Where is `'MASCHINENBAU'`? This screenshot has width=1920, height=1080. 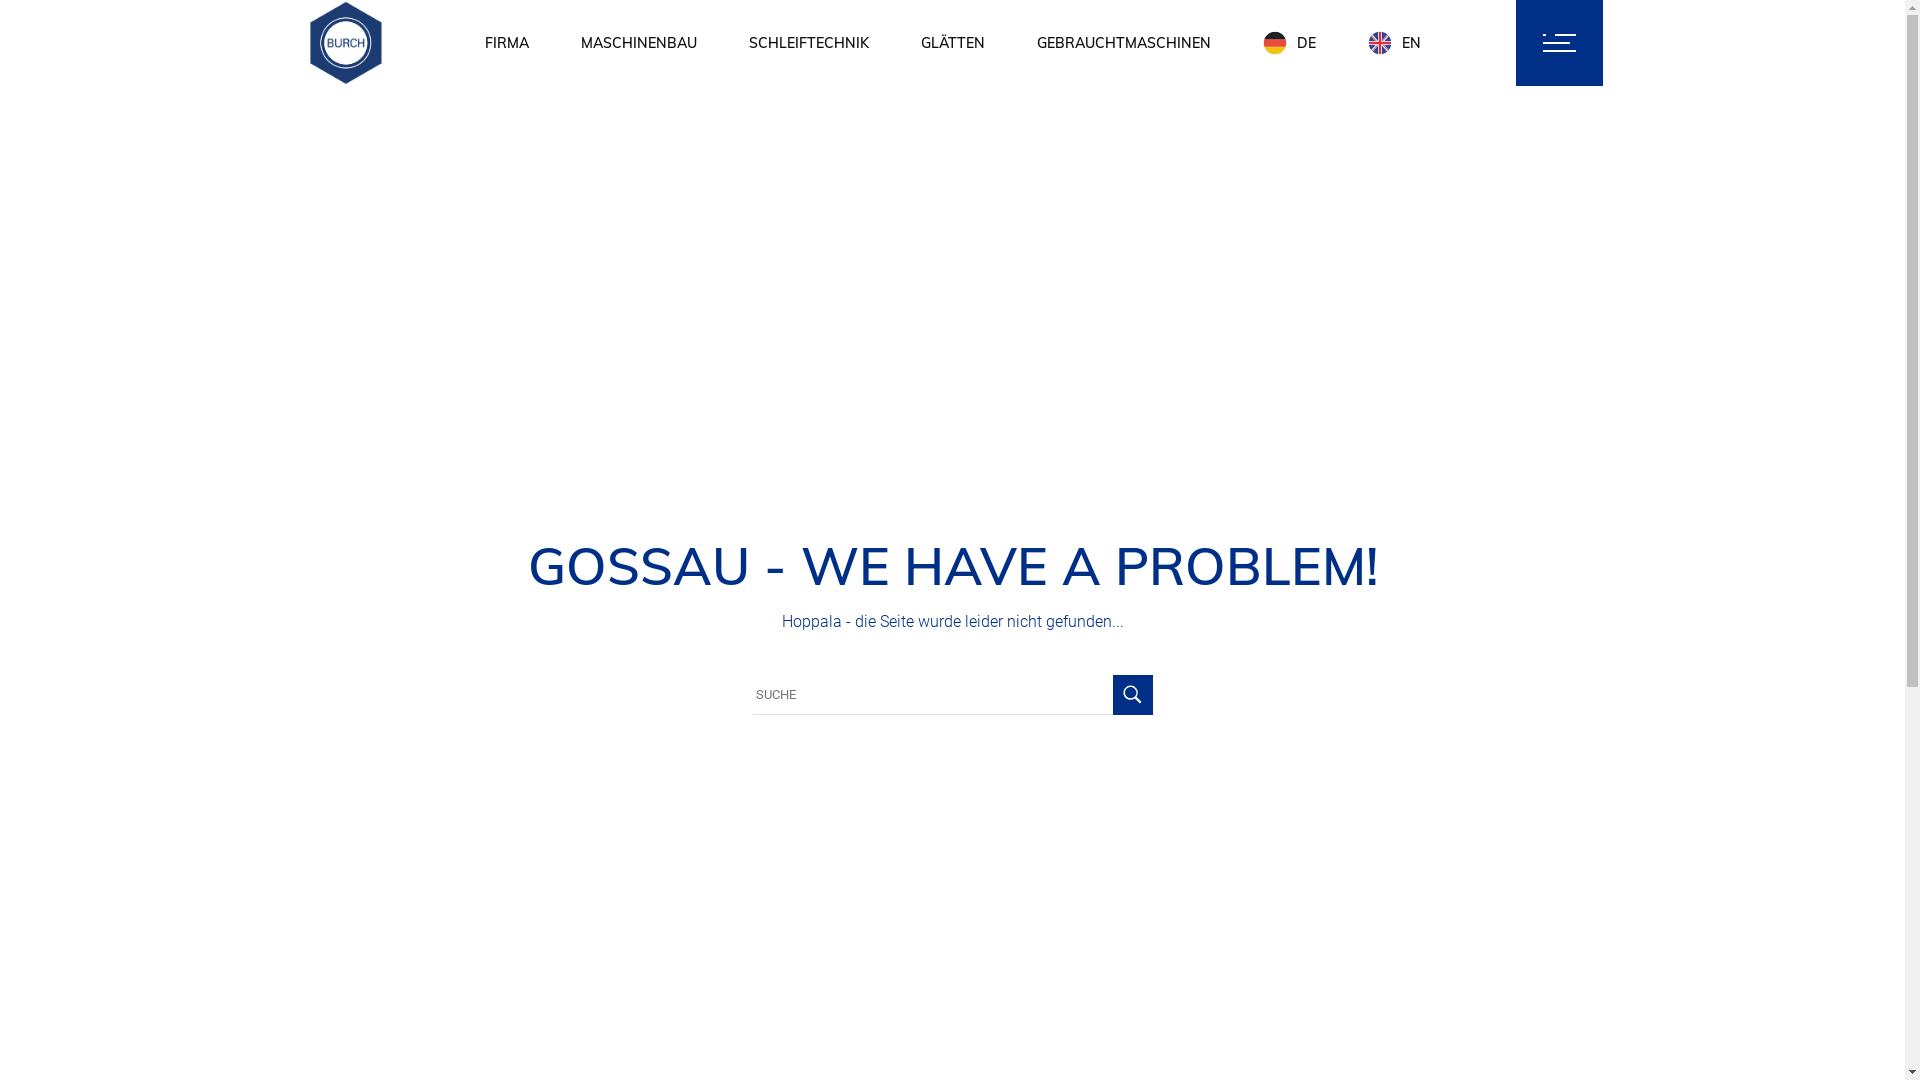
'MASCHINENBAU' is located at coordinates (579, 42).